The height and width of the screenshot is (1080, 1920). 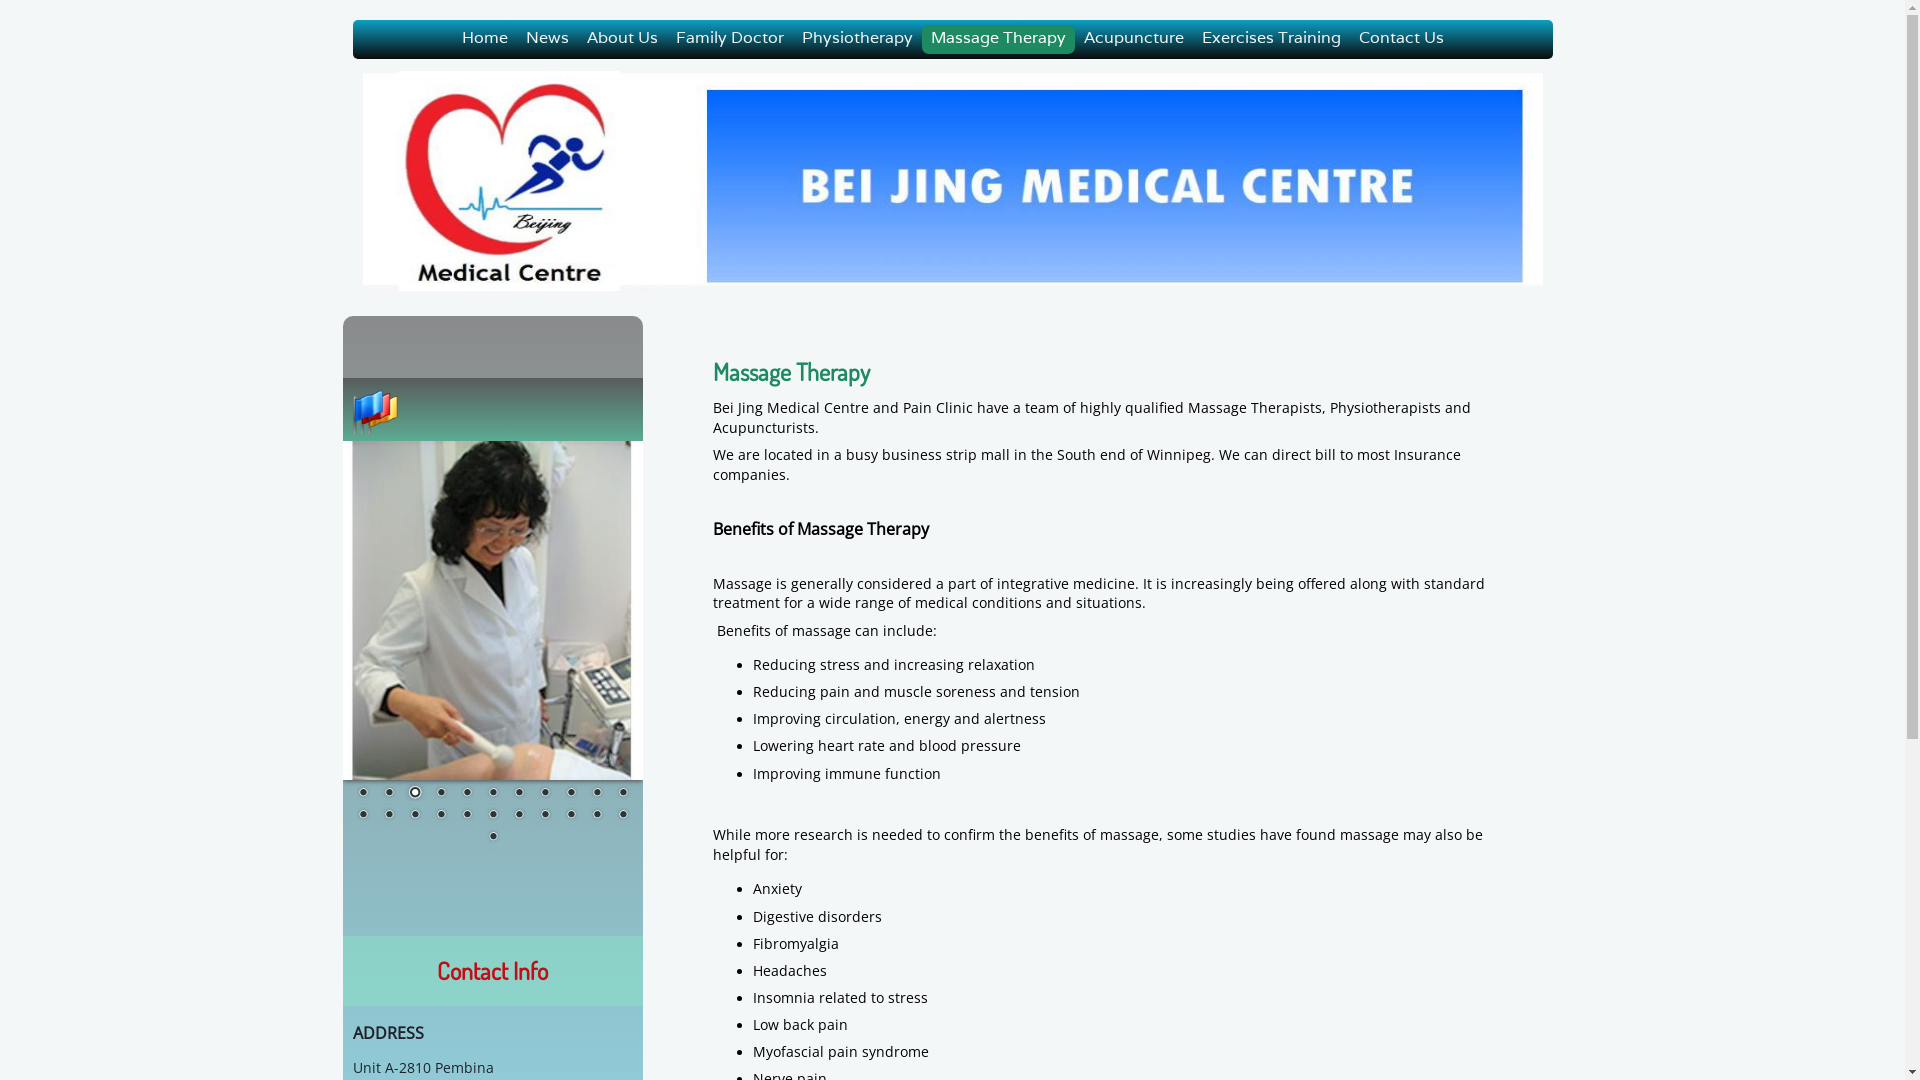 I want to click on 'Exercises Training', so click(x=1269, y=39).